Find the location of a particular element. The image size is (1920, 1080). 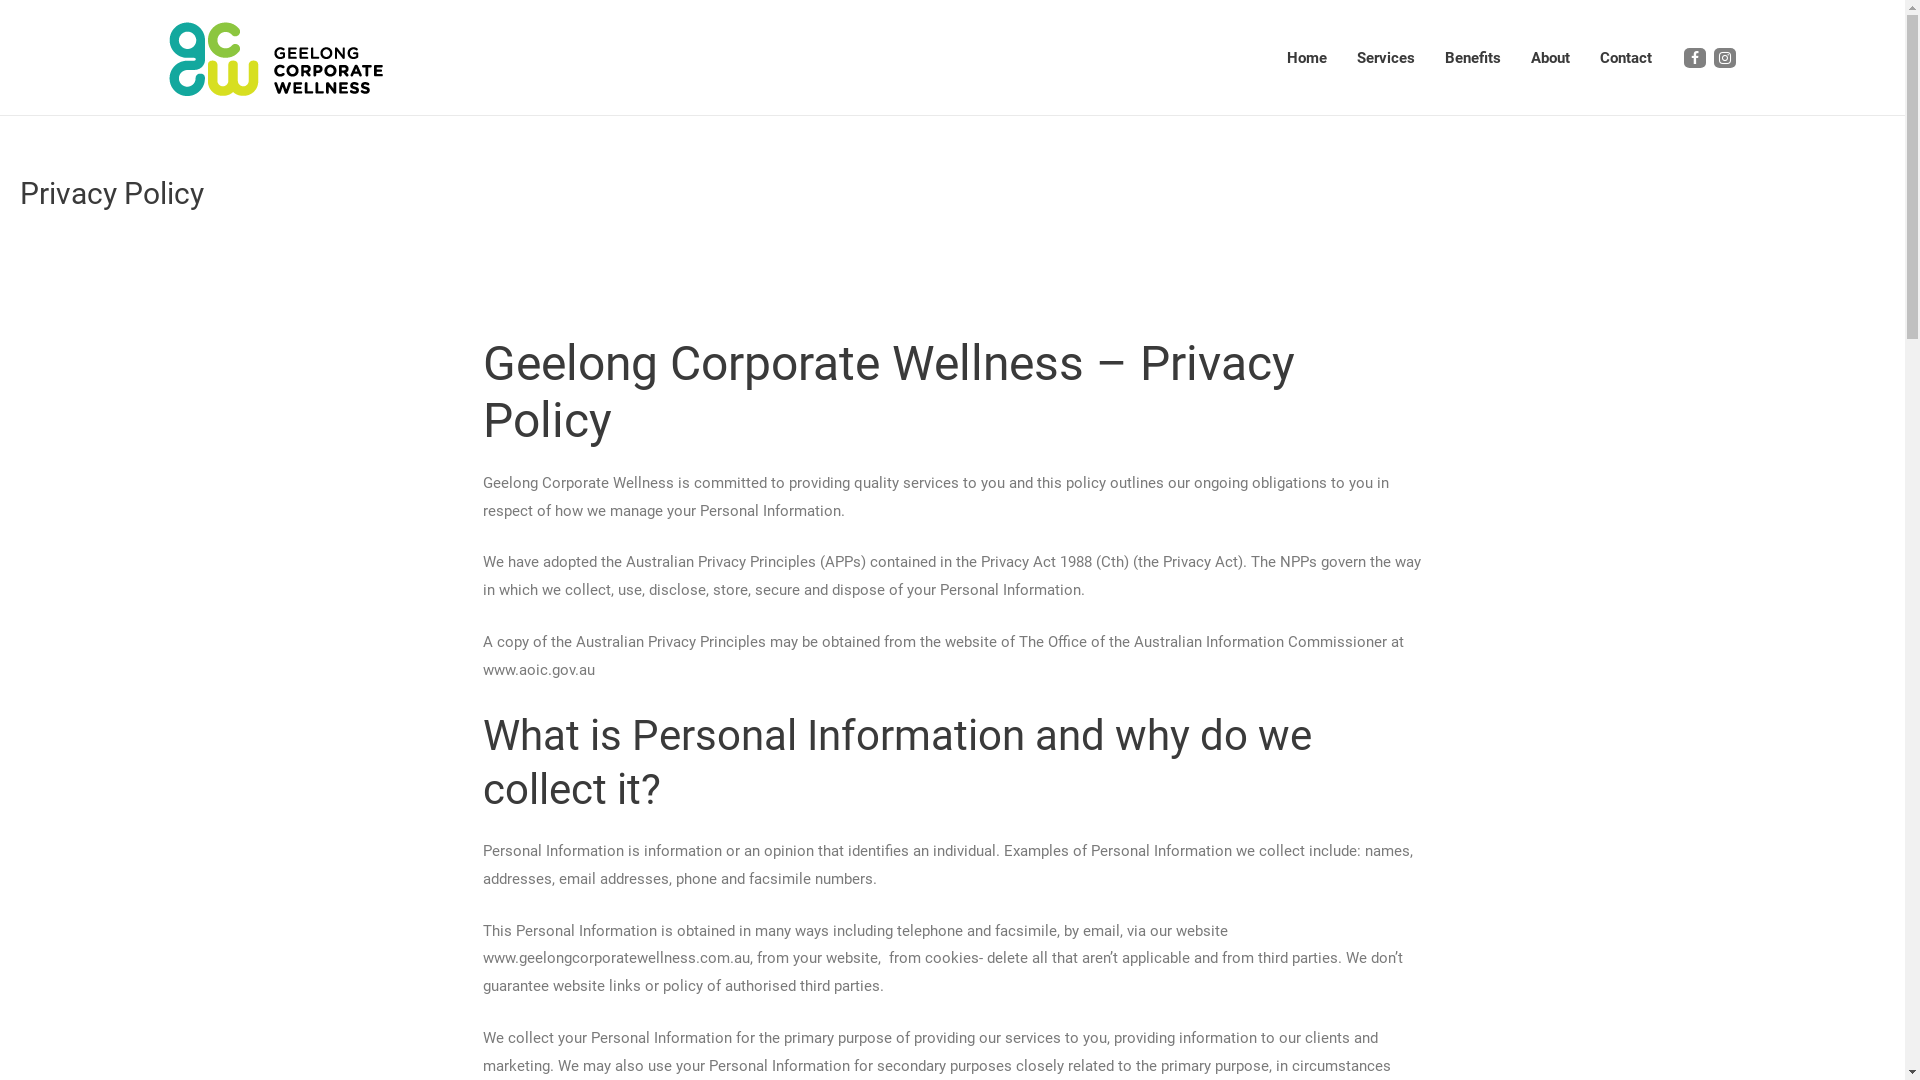

'Contact' is located at coordinates (1583, 56).